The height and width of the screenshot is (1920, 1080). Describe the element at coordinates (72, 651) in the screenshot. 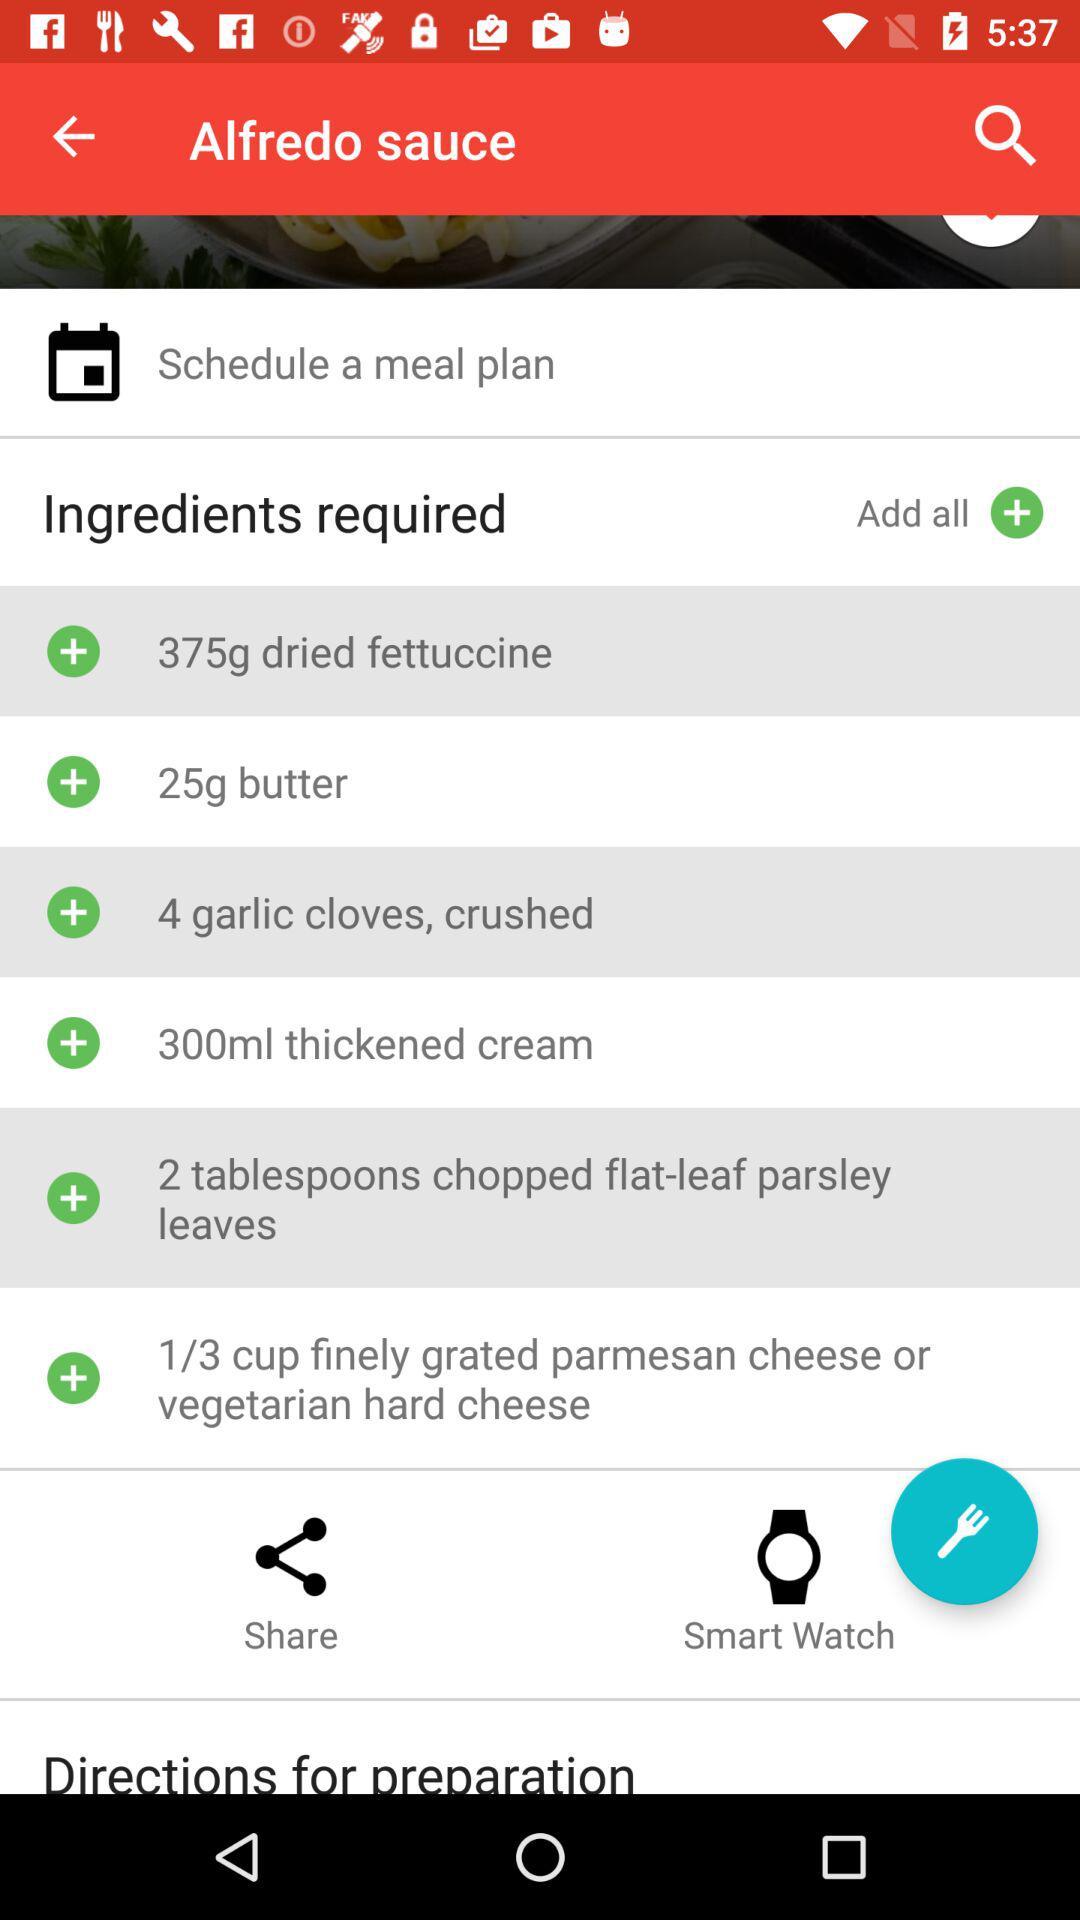

I see `the add symbol which is left hand side of the text 375g dried fettuccine` at that location.